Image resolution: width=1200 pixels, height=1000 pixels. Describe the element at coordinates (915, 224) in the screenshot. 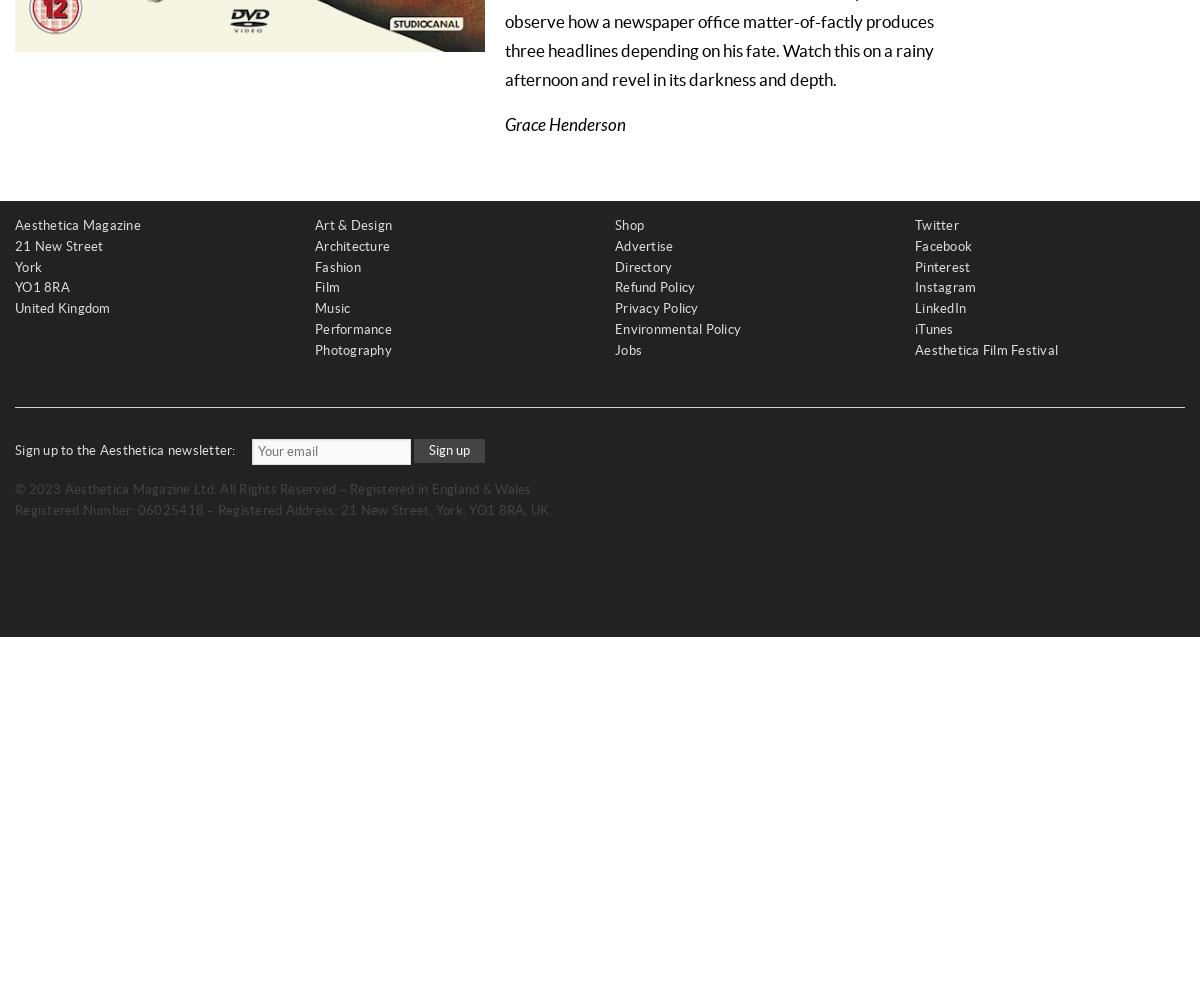

I see `'Twitter'` at that location.